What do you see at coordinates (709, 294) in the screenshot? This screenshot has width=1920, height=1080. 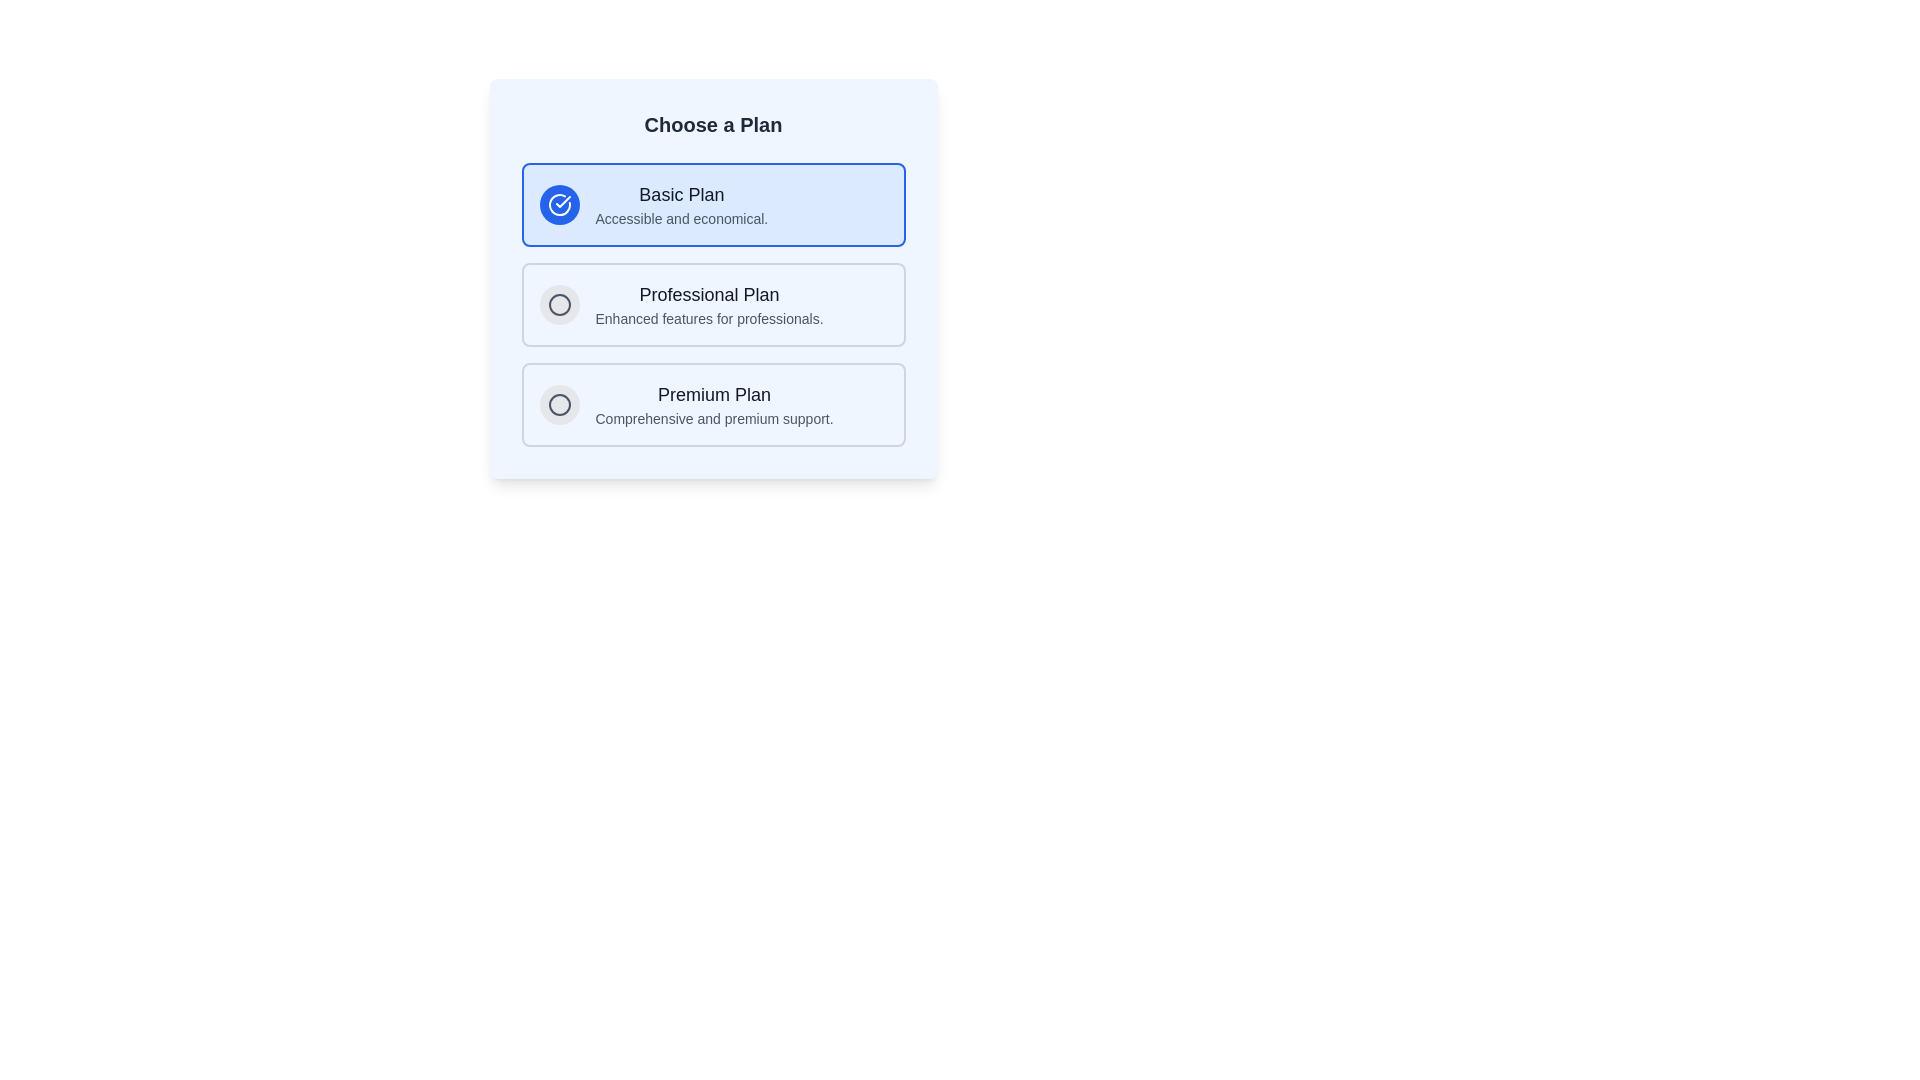 I see `the 'Professional Plan' text label, which is bold and located centrally among a vertical list of plan options, positioned between 'Basic Plan' and 'Premium Plan'` at bounding box center [709, 294].